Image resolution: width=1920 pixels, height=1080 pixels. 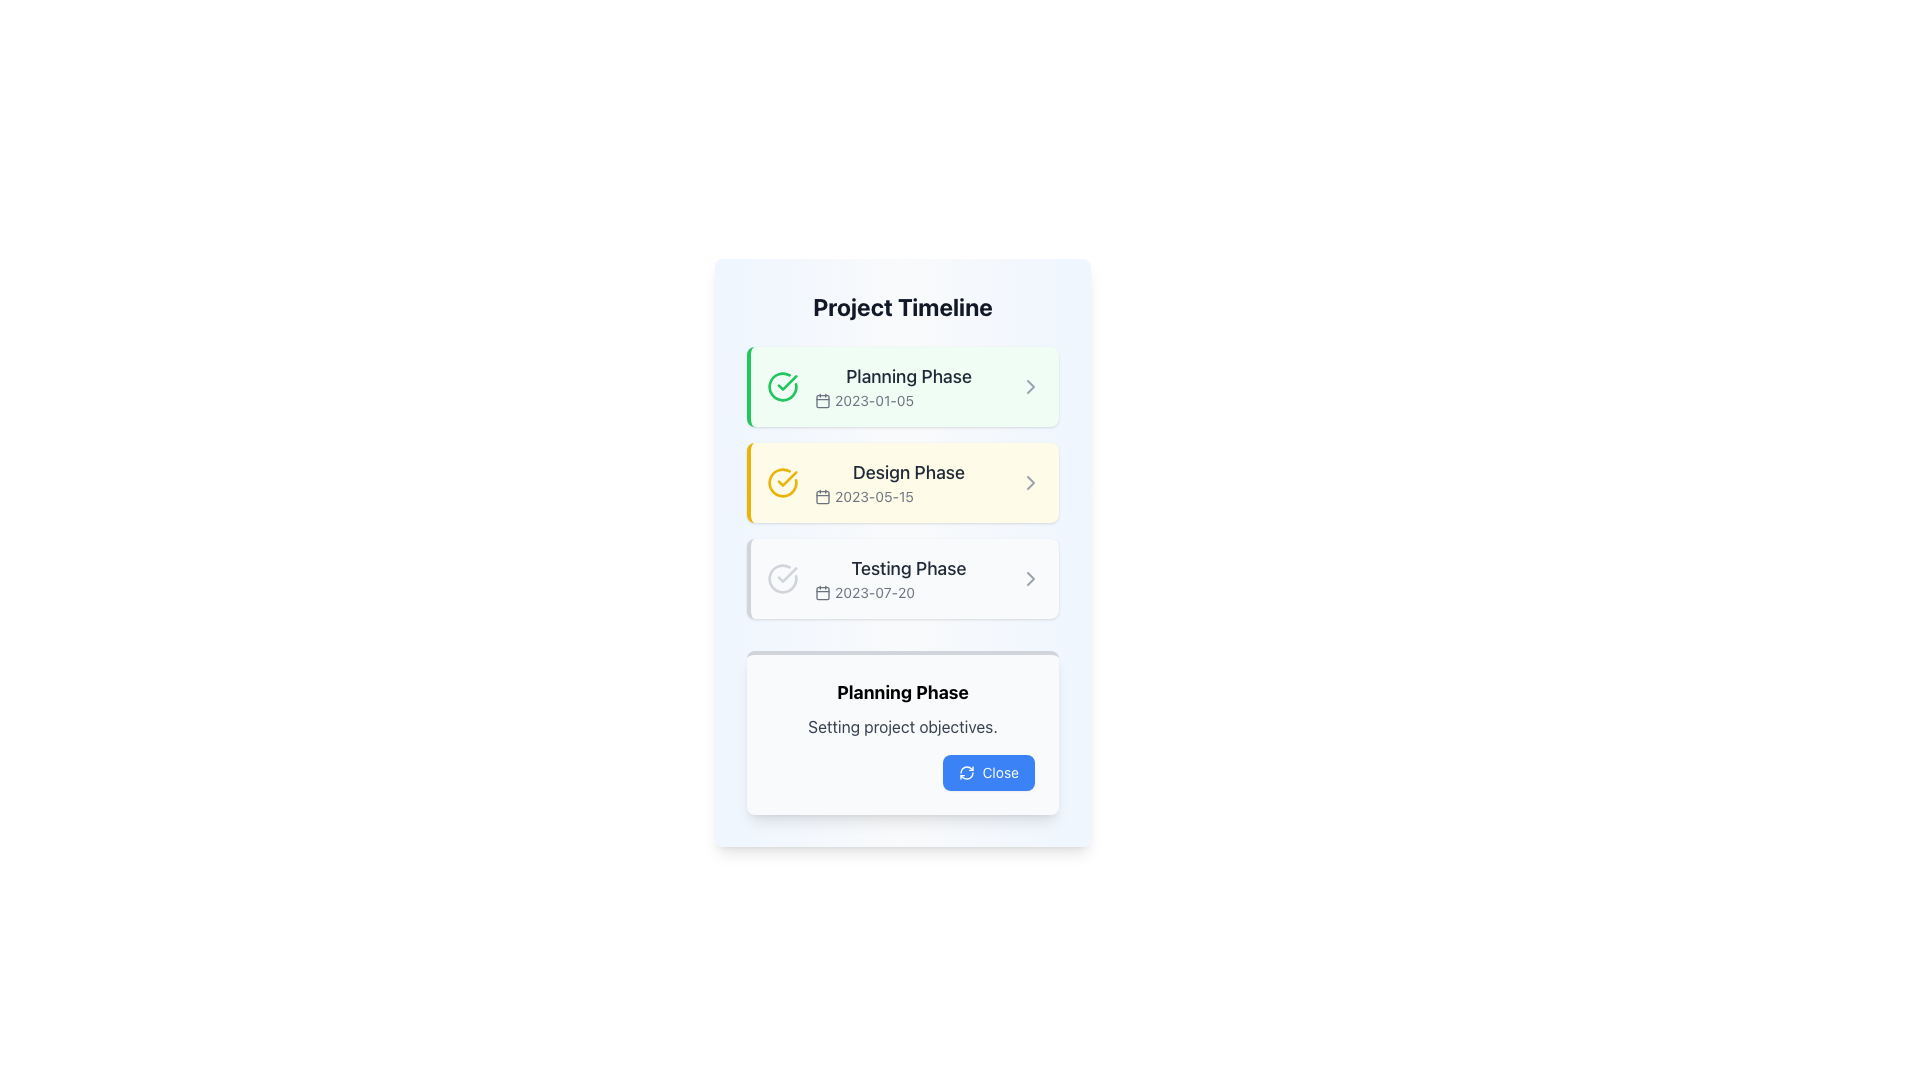 I want to click on the circular arc forming part of a green circle with a checkmark inside, located to the left of the text 'Planning Phase' in the topmost card of the timeline, so click(x=781, y=386).